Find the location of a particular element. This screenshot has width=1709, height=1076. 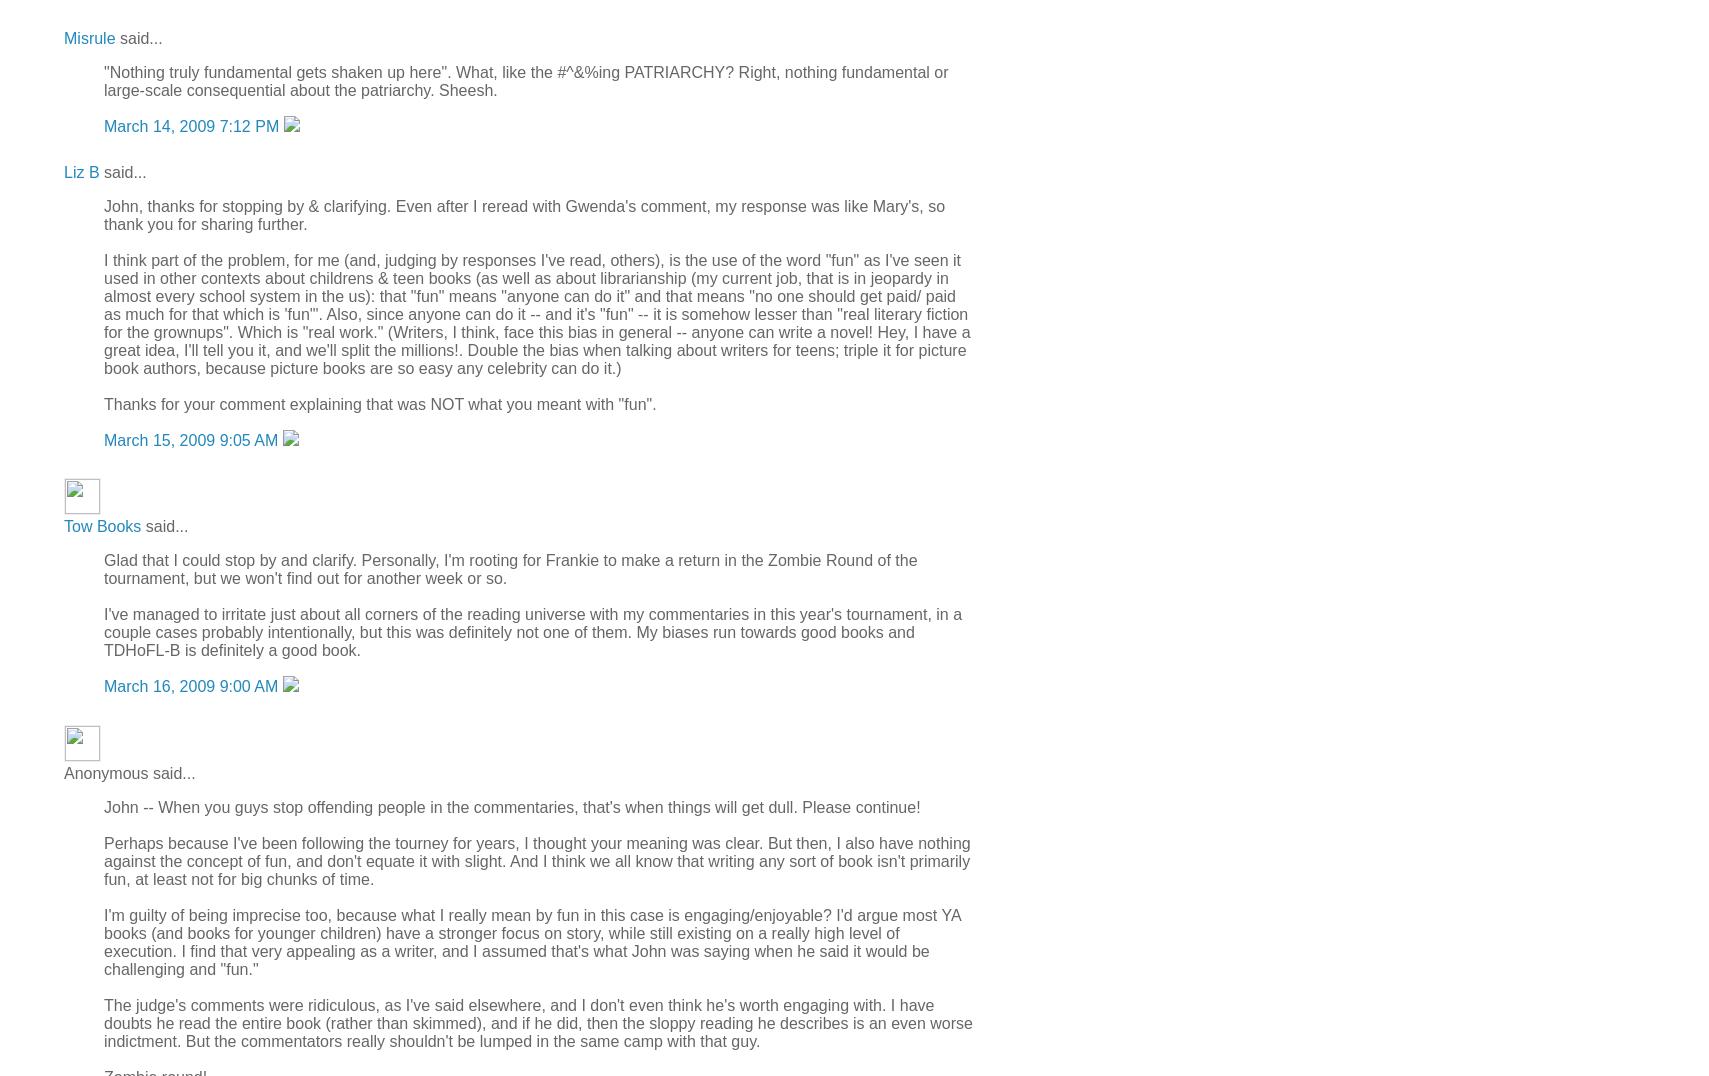

'Glad that I could stop by and clarify. Personally, I'm rooting for Frankie to make a return in the Zombie Round of the tournament, but we won't find out for another week or so.' is located at coordinates (509, 568).